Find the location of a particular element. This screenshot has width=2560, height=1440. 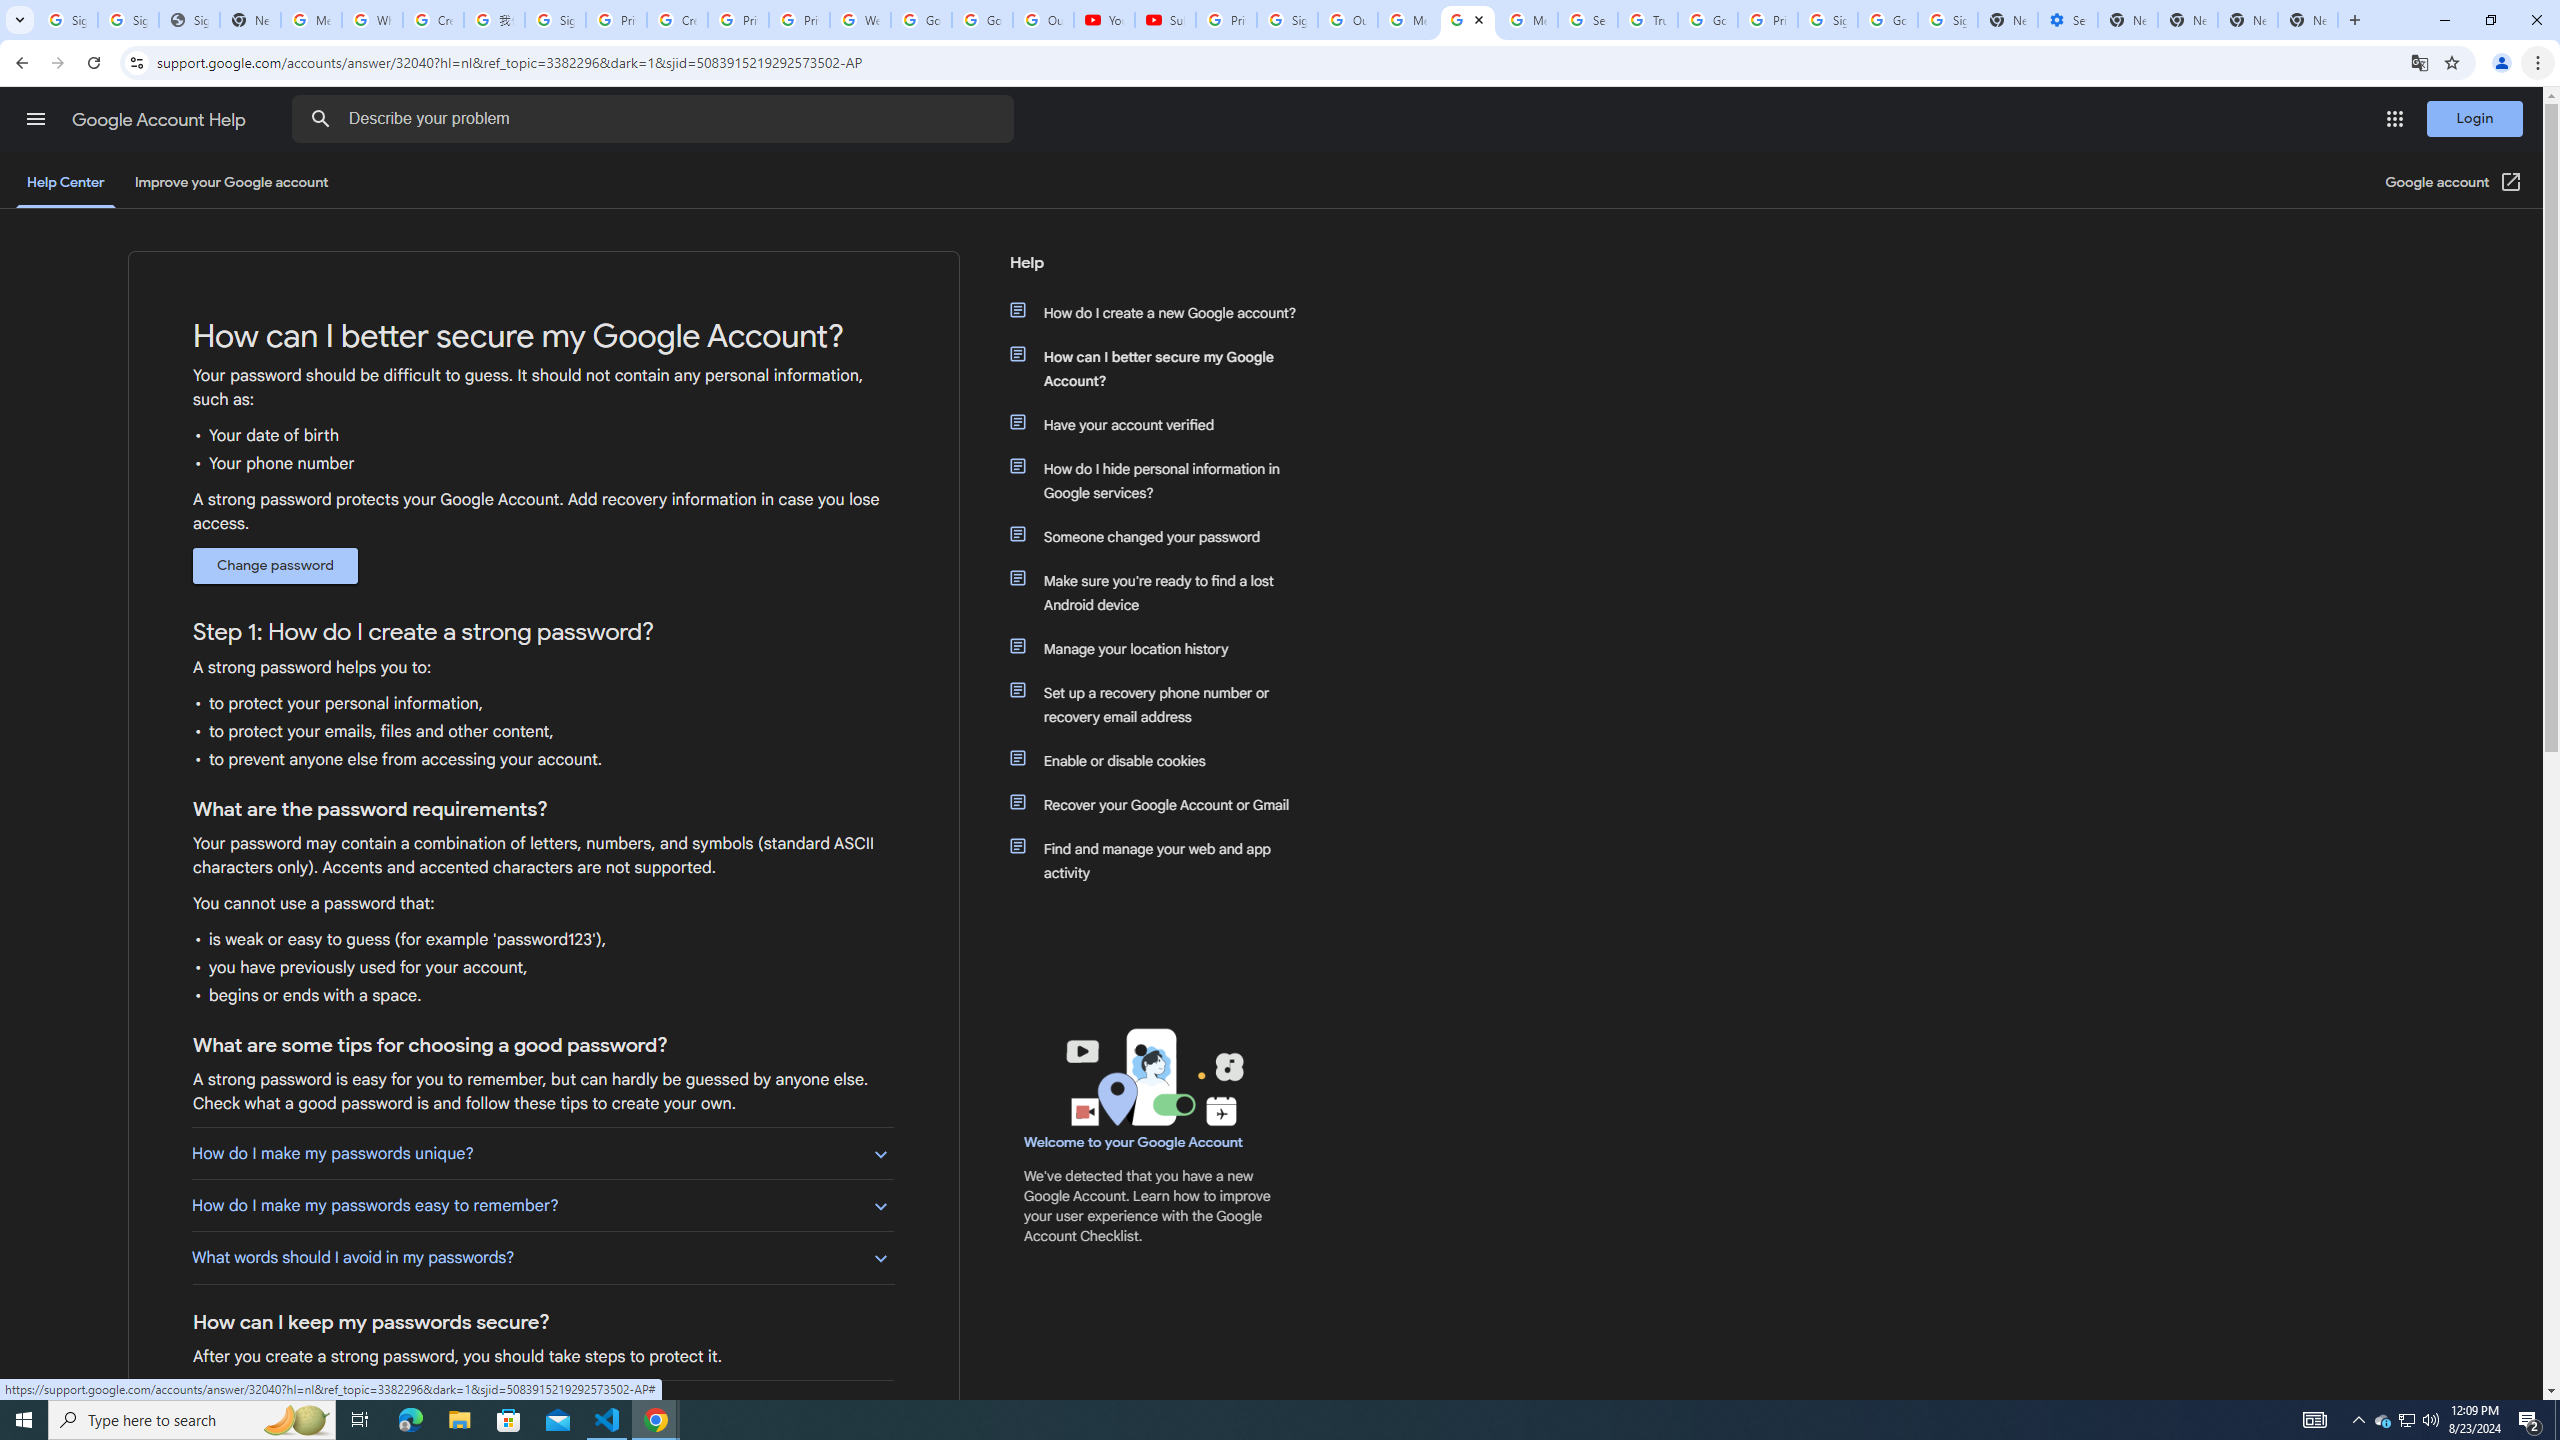

'YouTube' is located at coordinates (1104, 19).